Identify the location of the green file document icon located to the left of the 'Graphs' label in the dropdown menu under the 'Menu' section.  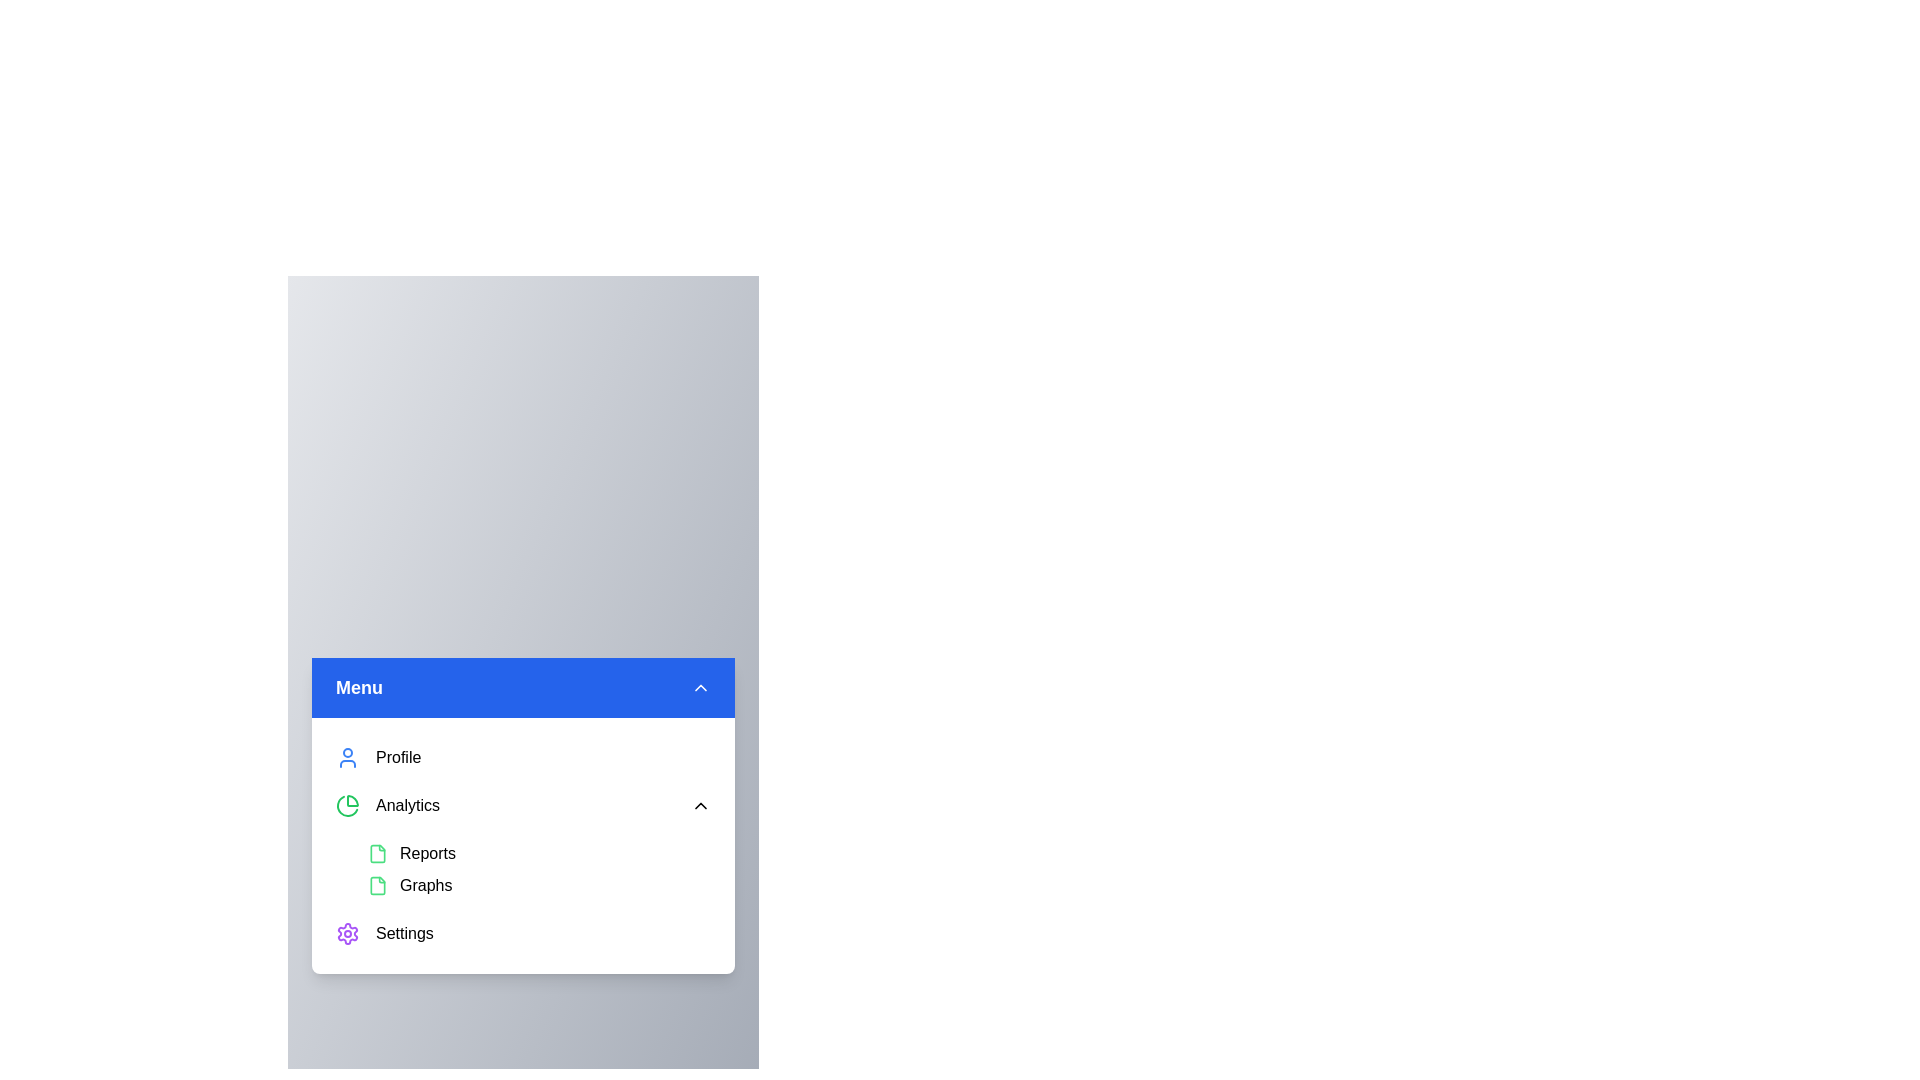
(378, 885).